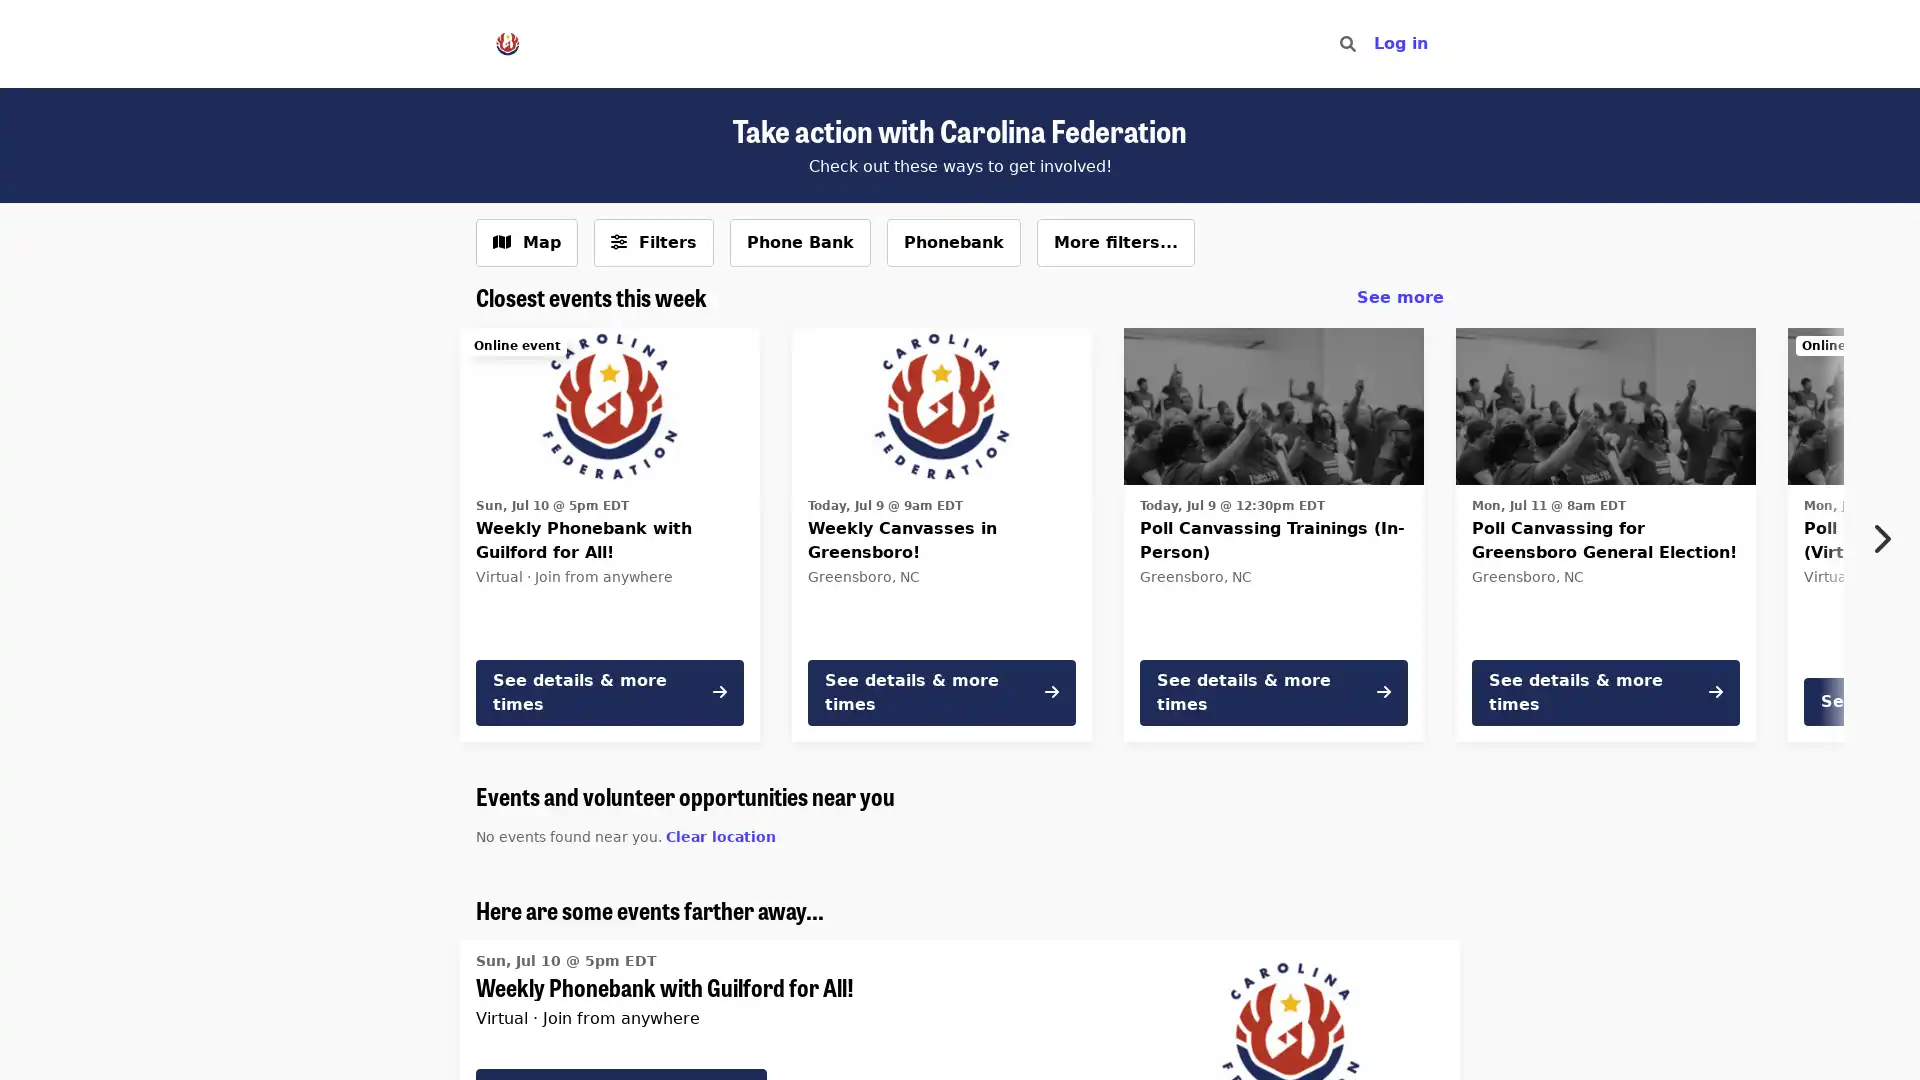 The width and height of the screenshot is (1920, 1080). Describe the element at coordinates (527, 242) in the screenshot. I see `Show map view` at that location.